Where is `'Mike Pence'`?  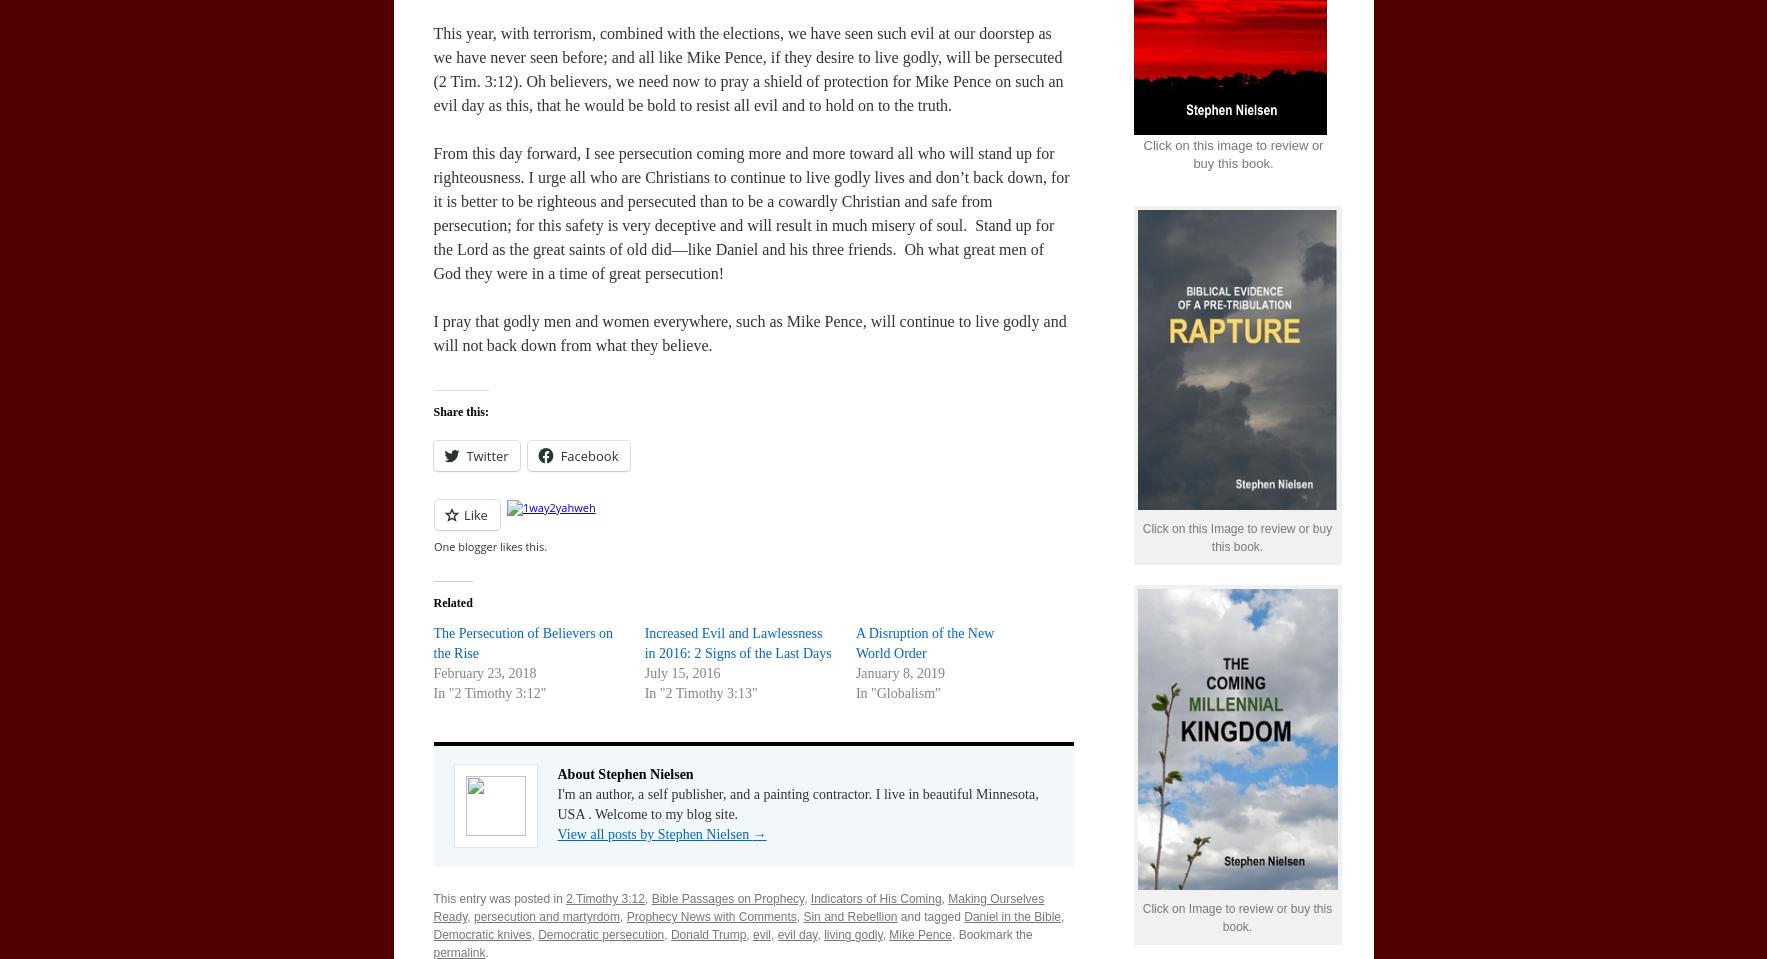
'Mike Pence' is located at coordinates (888, 935).